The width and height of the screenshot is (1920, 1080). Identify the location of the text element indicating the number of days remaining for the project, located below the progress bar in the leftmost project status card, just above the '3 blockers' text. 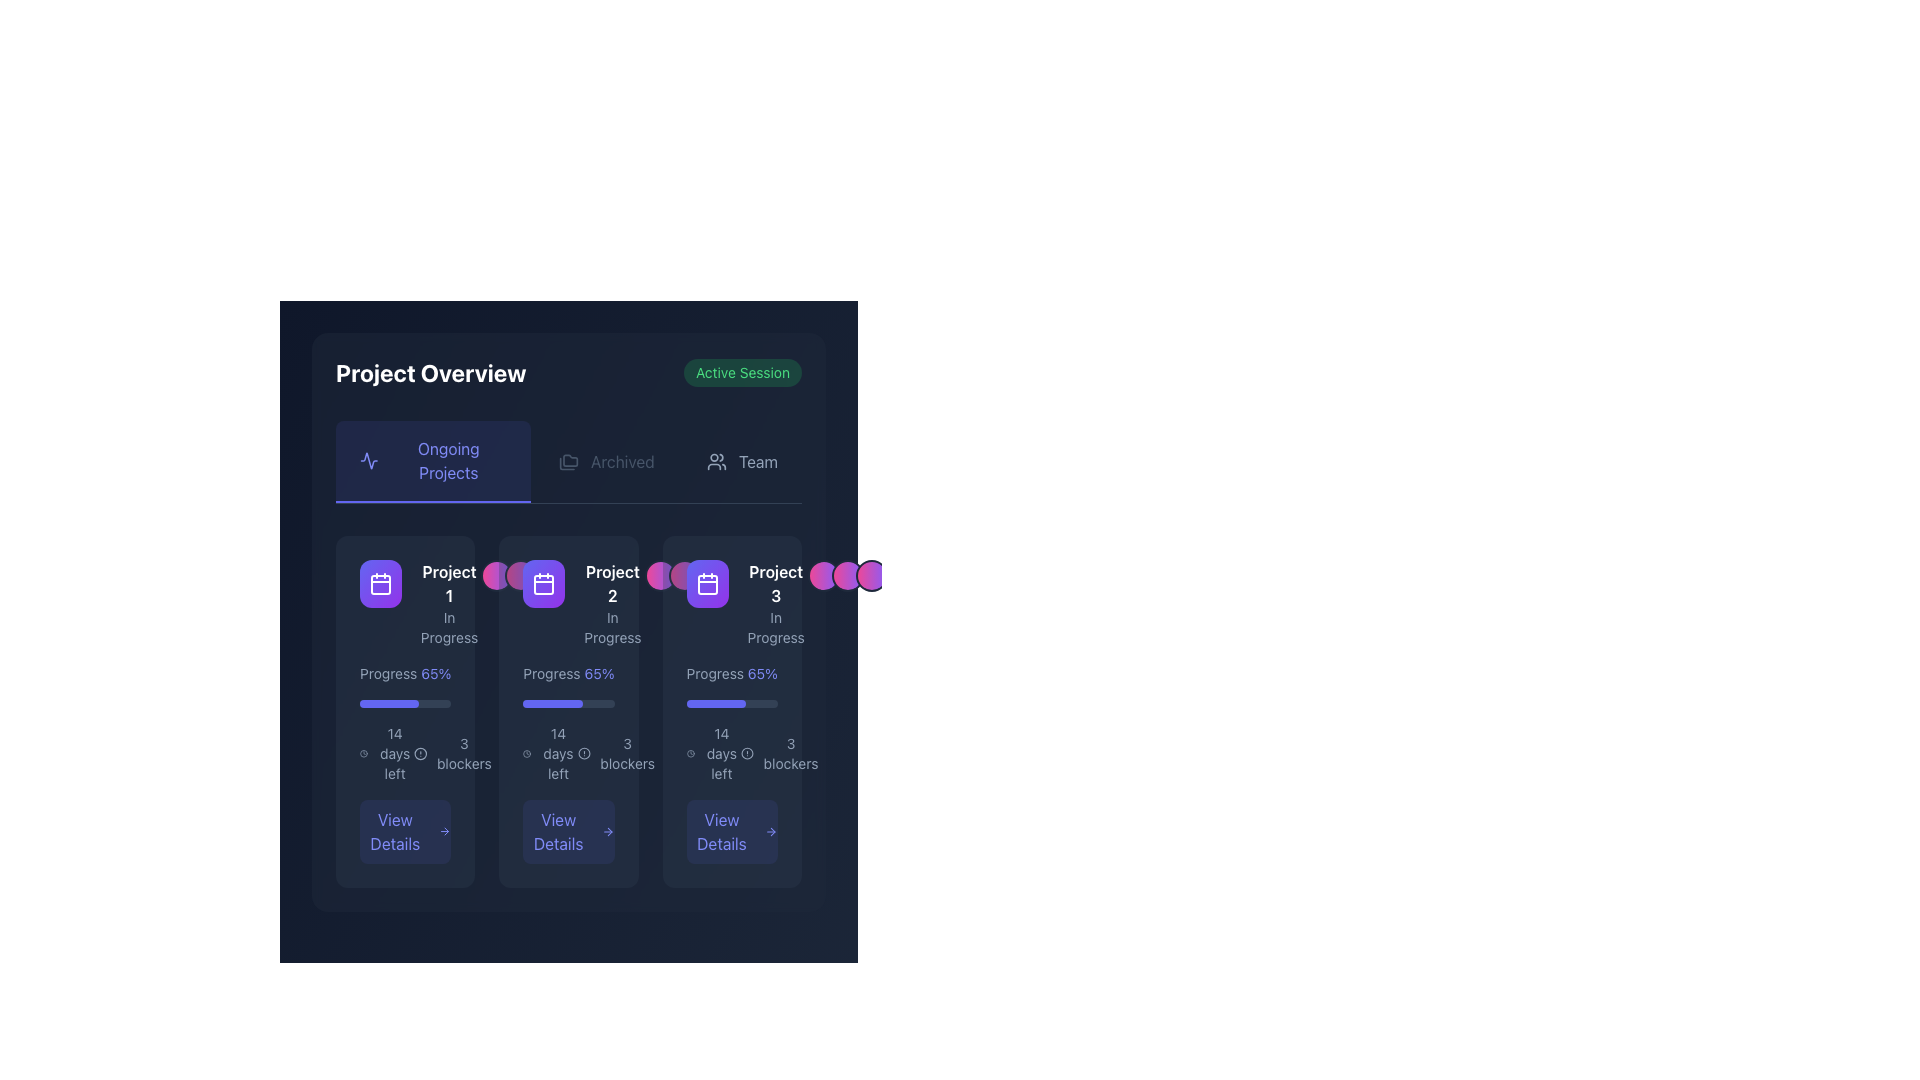
(387, 753).